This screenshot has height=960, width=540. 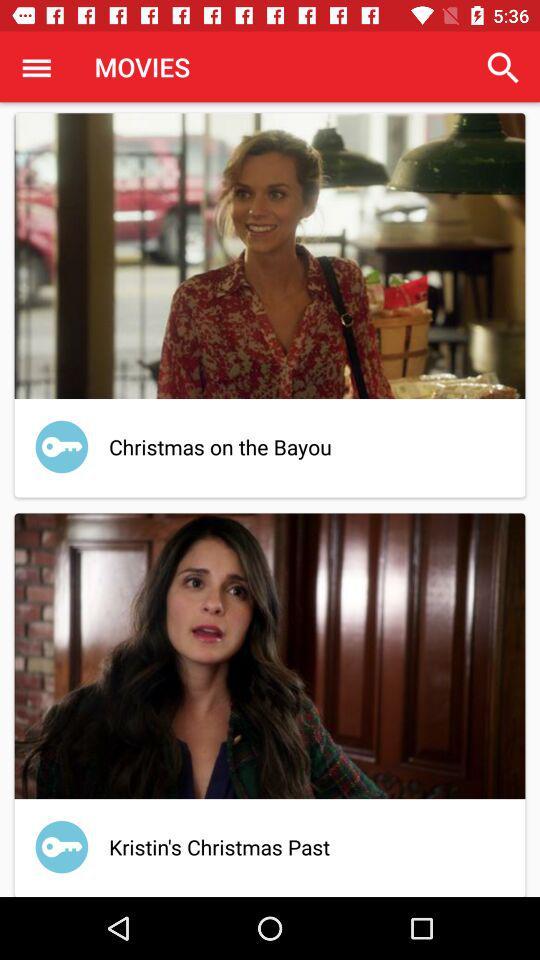 I want to click on item to the right of movies item, so click(x=502, y=67).